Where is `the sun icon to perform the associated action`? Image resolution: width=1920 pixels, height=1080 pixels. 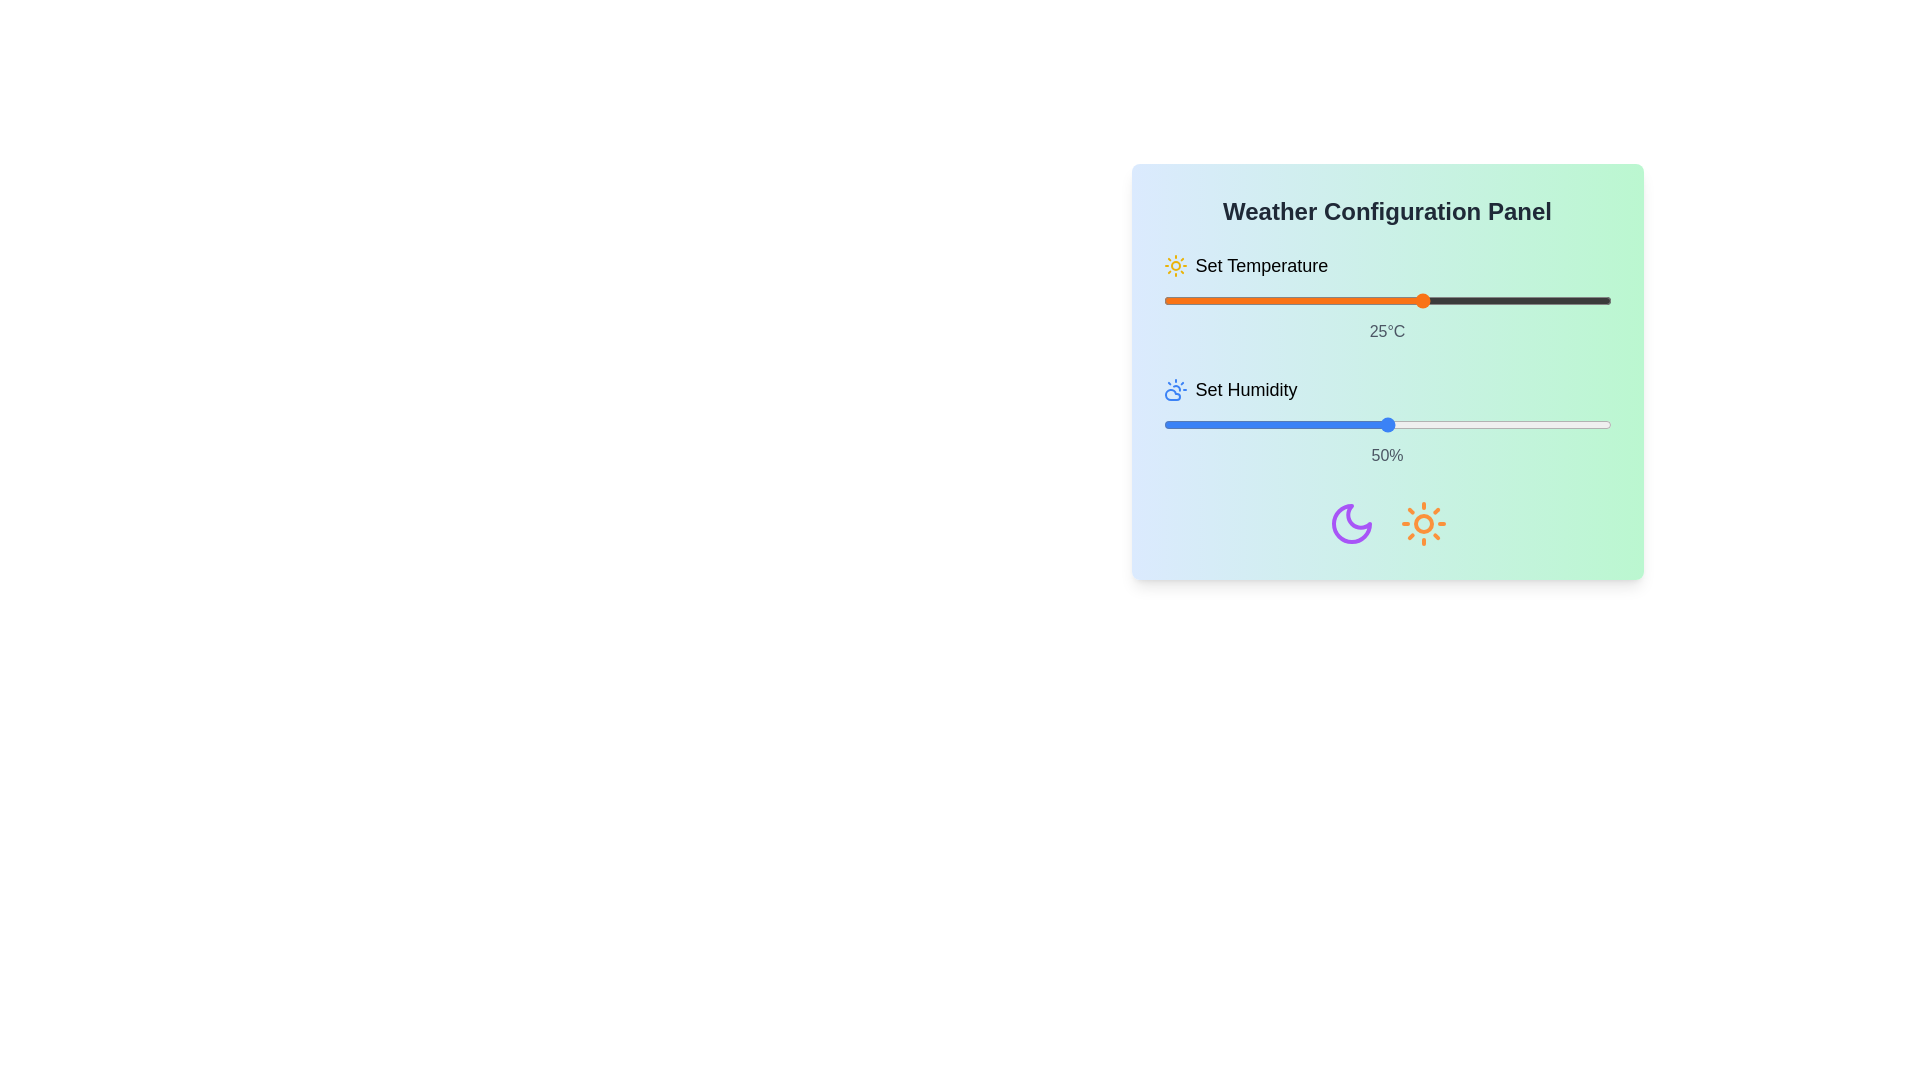 the sun icon to perform the associated action is located at coordinates (1422, 523).